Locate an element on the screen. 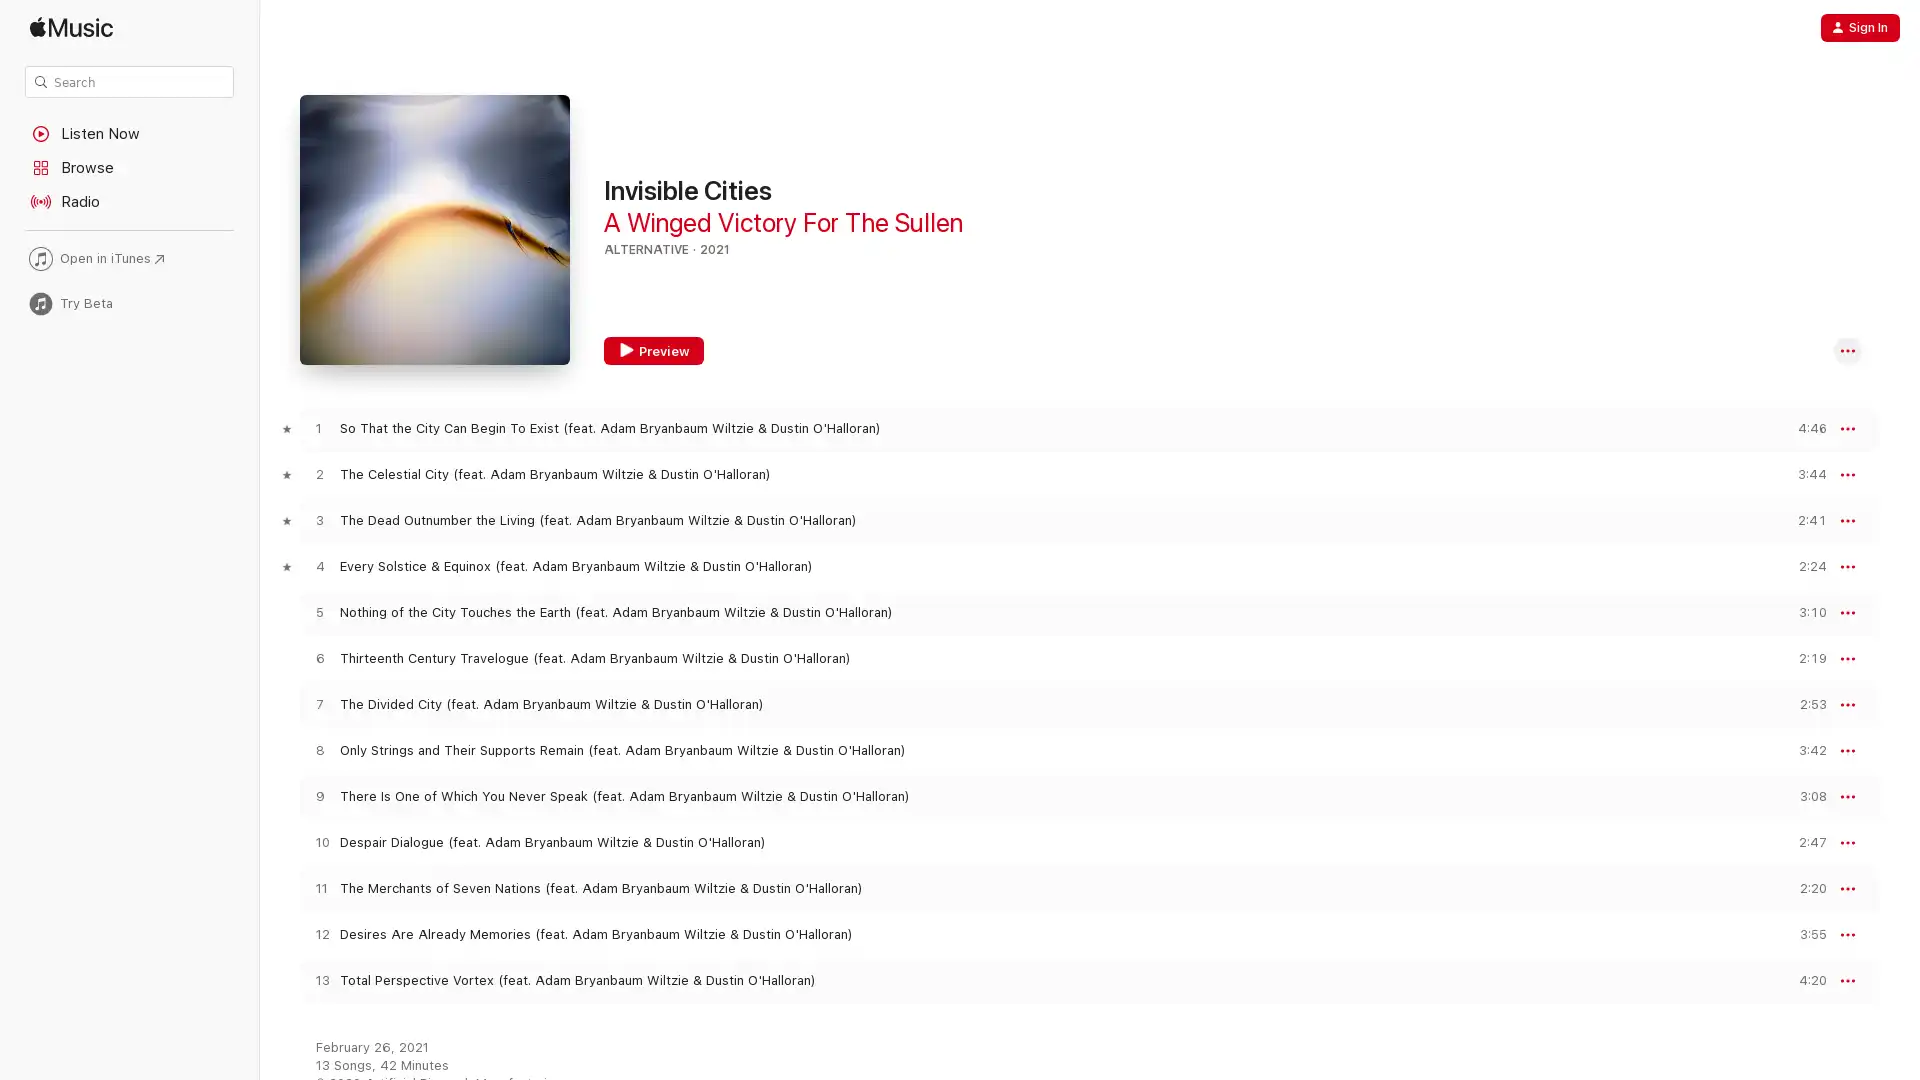  More is located at coordinates (1847, 704).